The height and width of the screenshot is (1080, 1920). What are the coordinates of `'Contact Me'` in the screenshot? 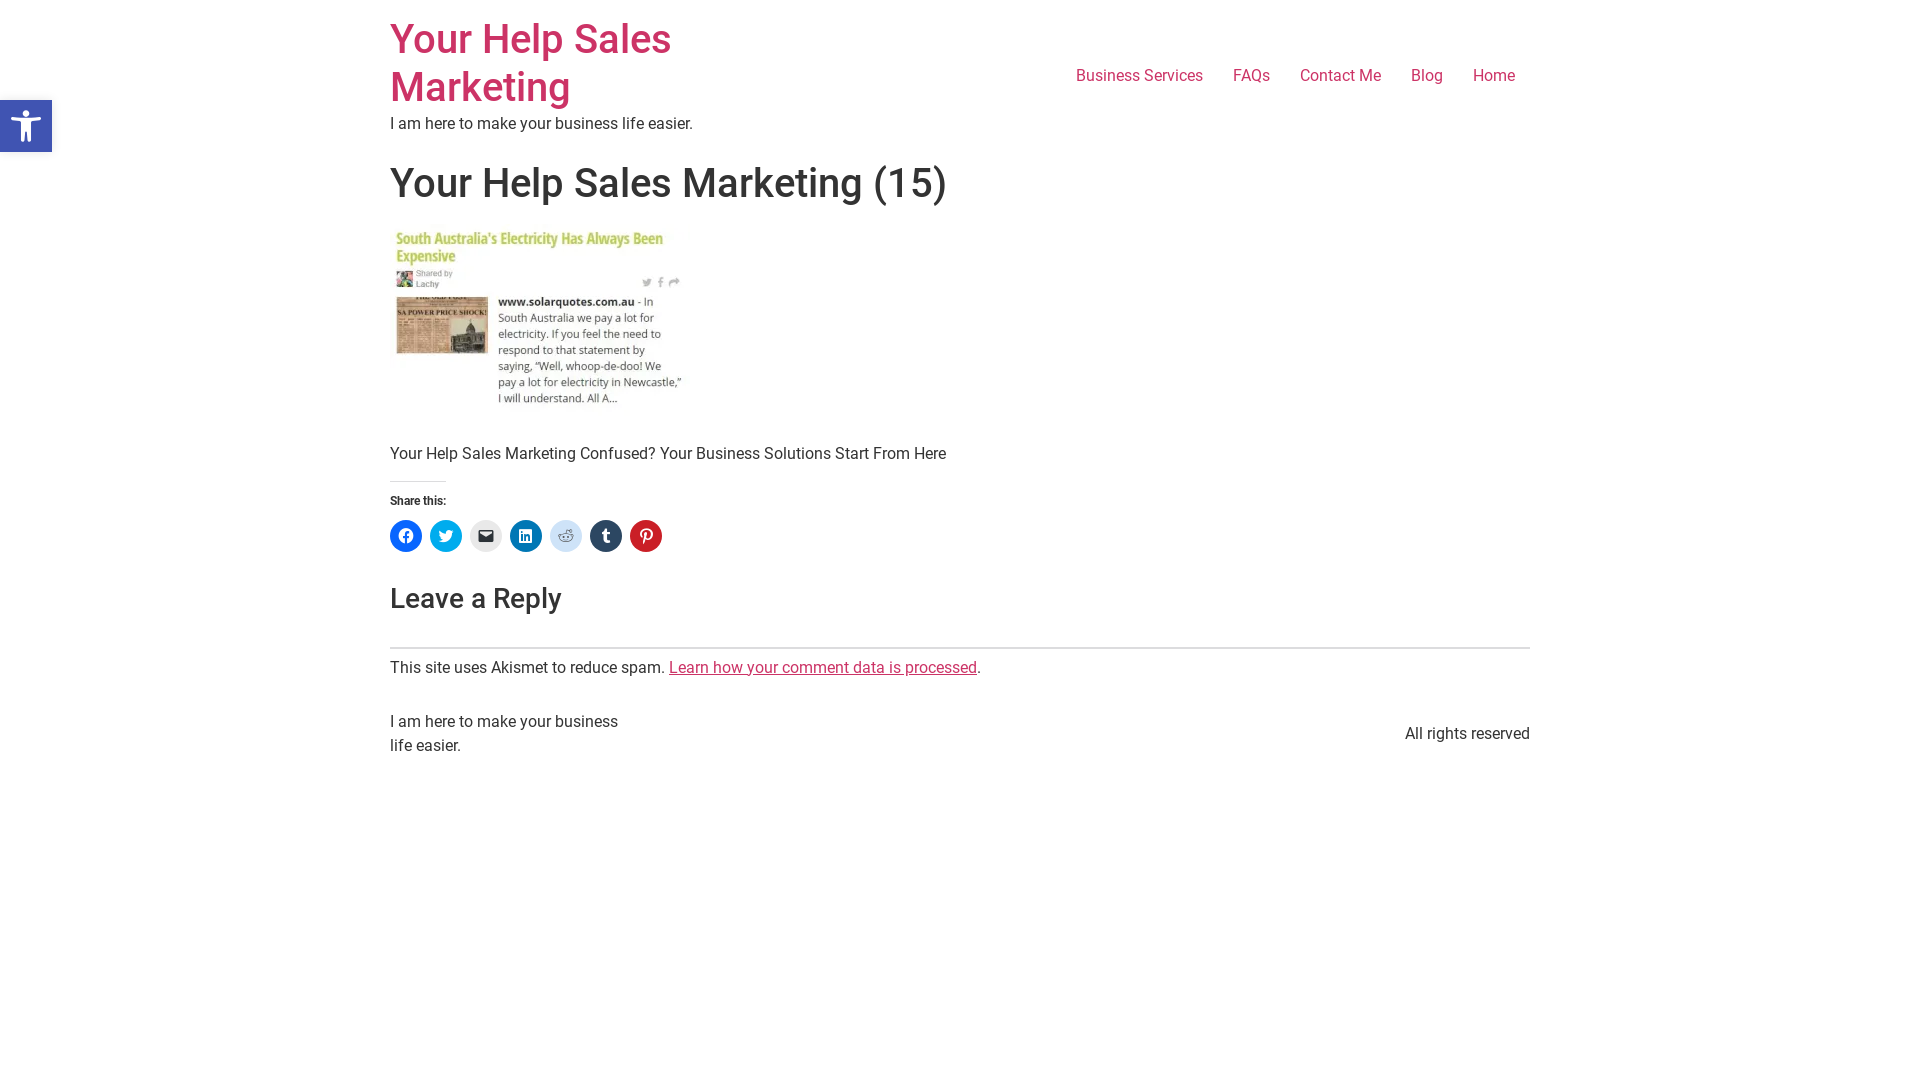 It's located at (1285, 75).